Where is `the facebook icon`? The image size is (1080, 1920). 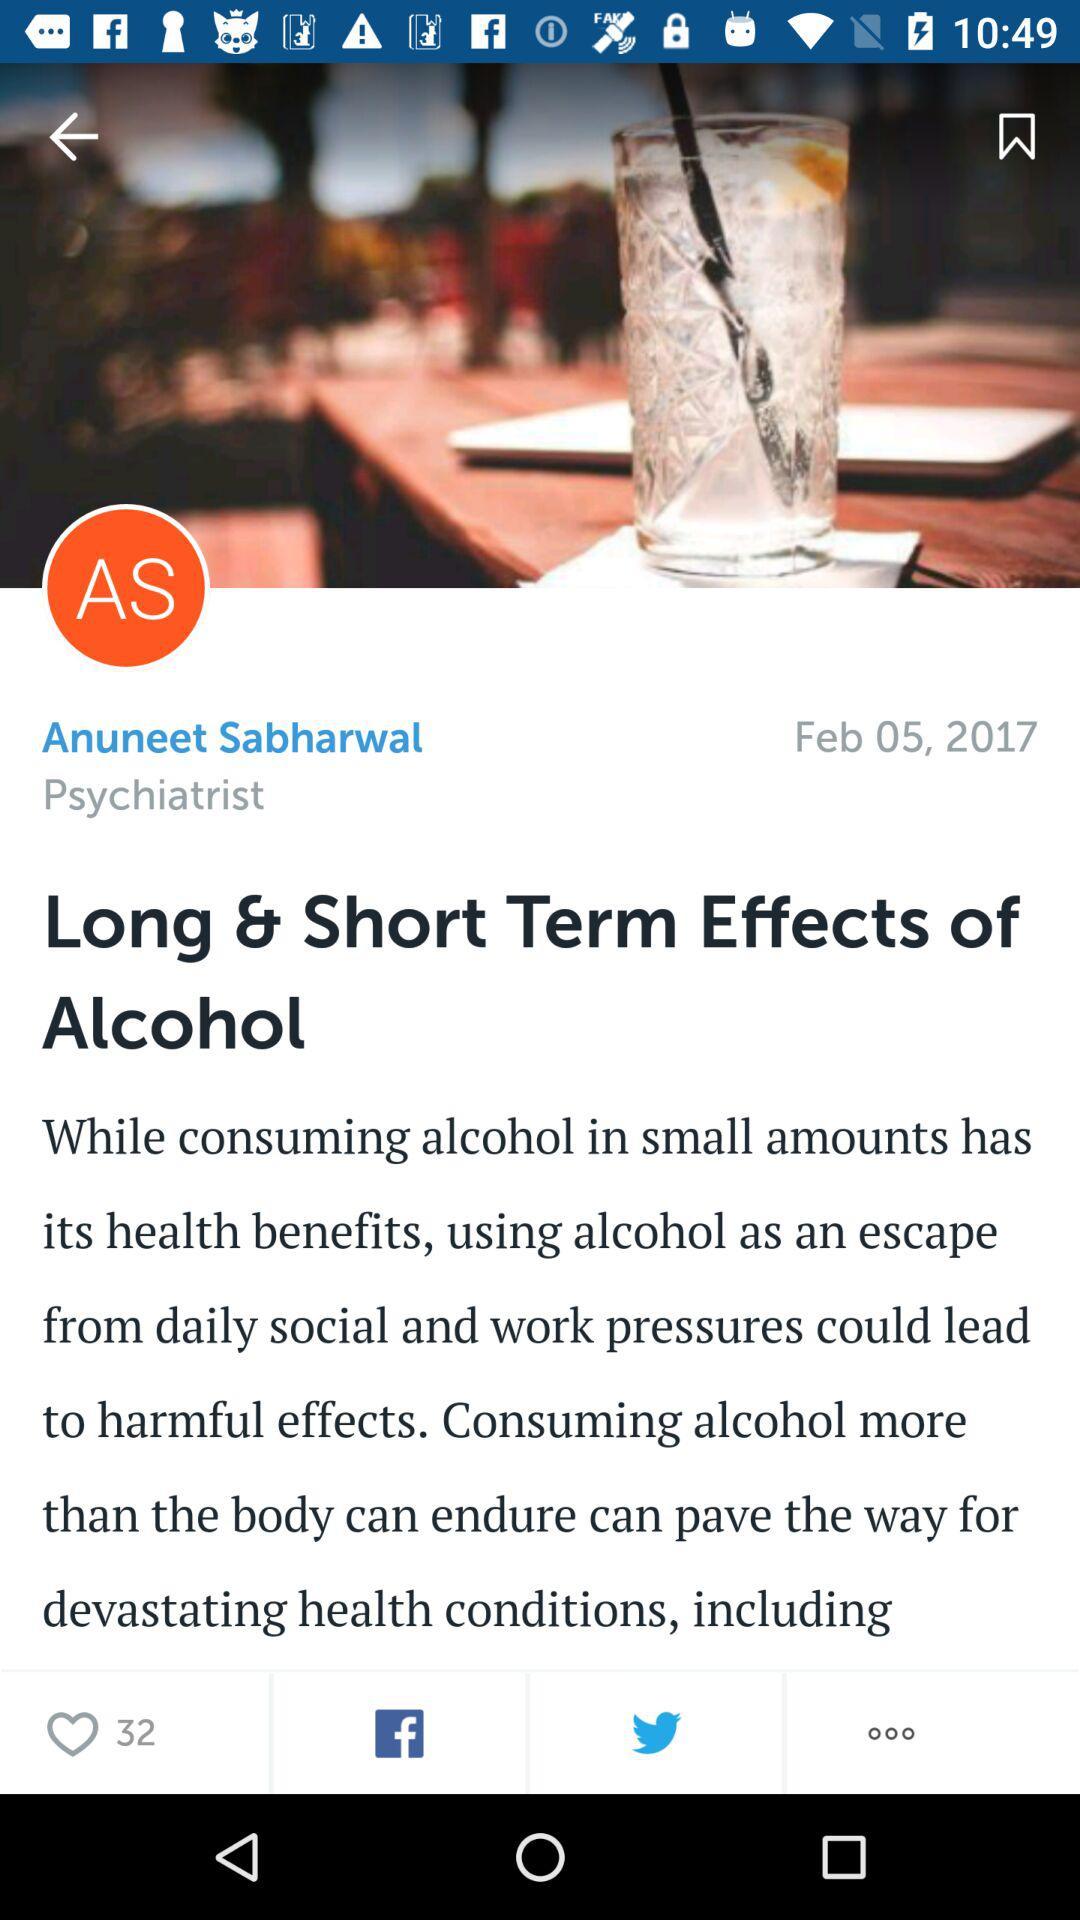
the facebook icon is located at coordinates (399, 1732).